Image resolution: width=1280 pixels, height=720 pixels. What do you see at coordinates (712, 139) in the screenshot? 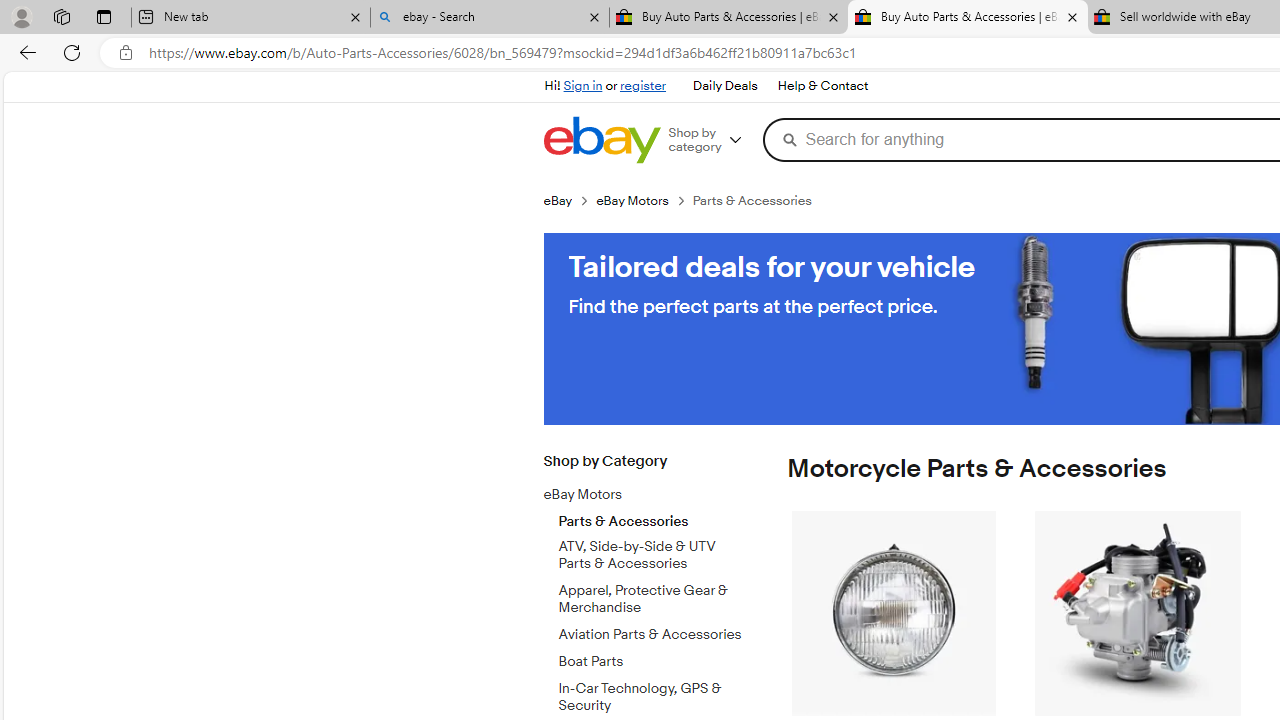
I see `'Shop by category'` at bounding box center [712, 139].